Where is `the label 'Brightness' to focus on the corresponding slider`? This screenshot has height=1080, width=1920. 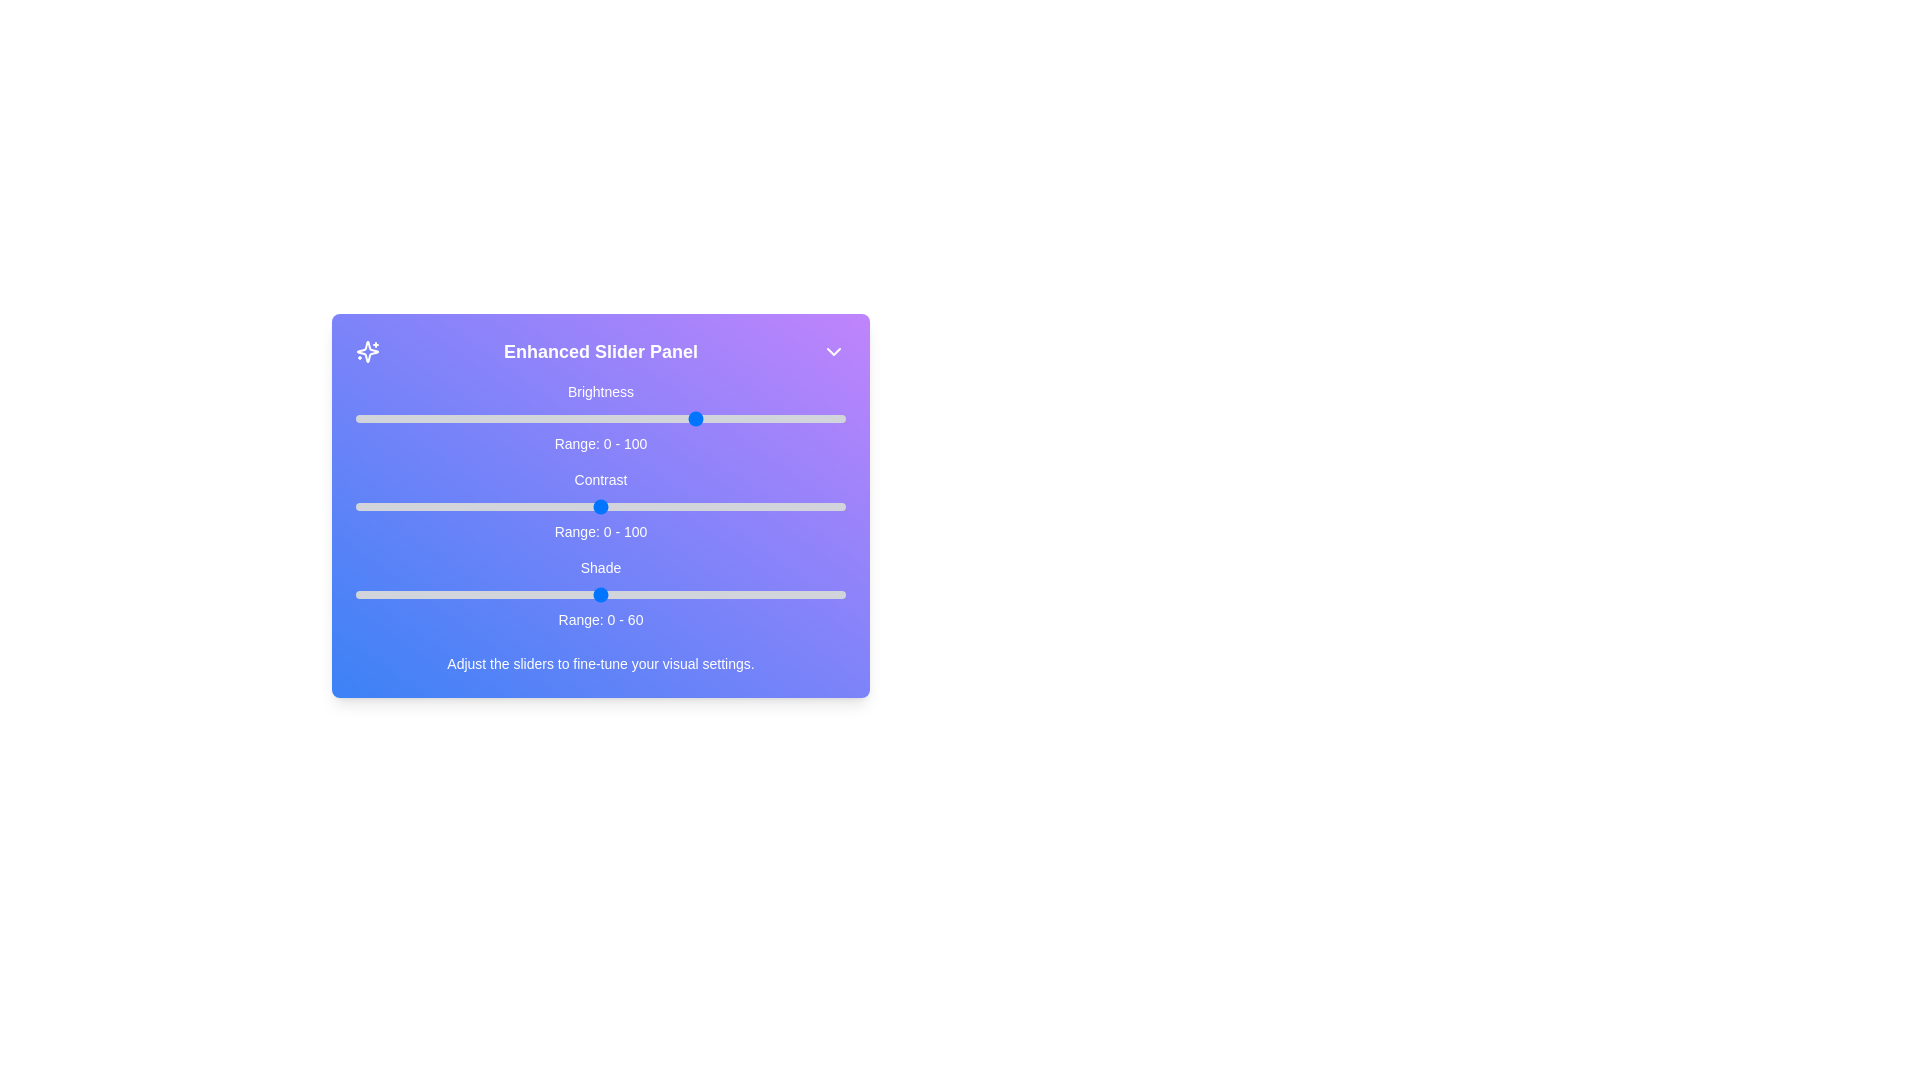
the label 'Brightness' to focus on the corresponding slider is located at coordinates (599, 392).